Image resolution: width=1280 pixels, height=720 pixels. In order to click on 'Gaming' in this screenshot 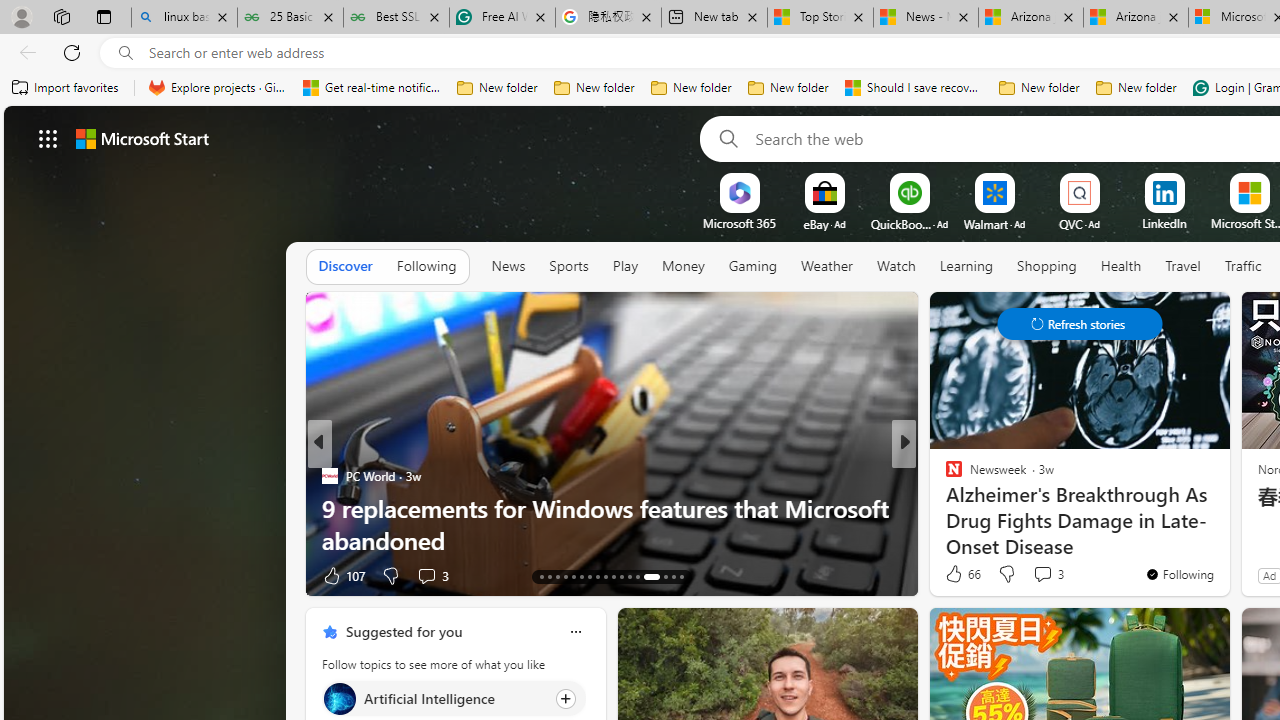, I will do `click(751, 266)`.